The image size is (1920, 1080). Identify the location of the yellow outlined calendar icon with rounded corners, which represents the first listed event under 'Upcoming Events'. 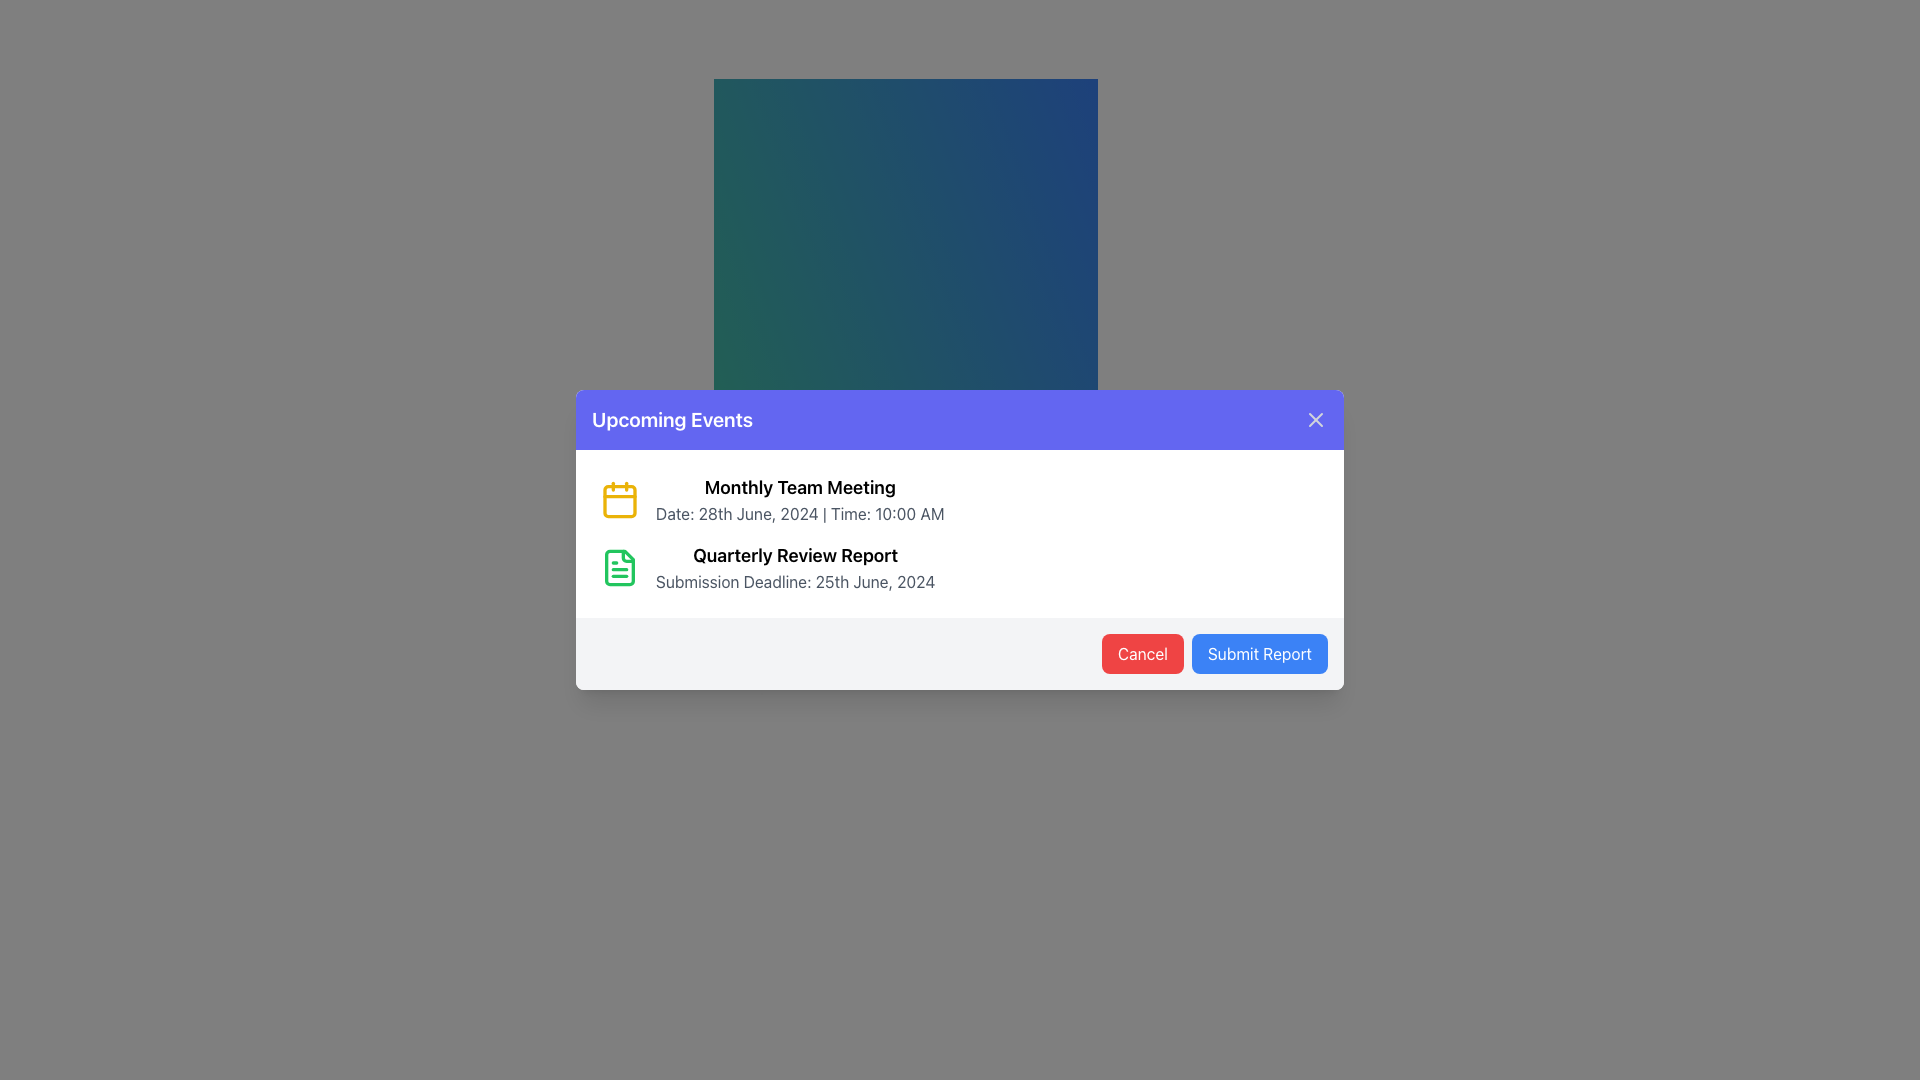
(618, 499).